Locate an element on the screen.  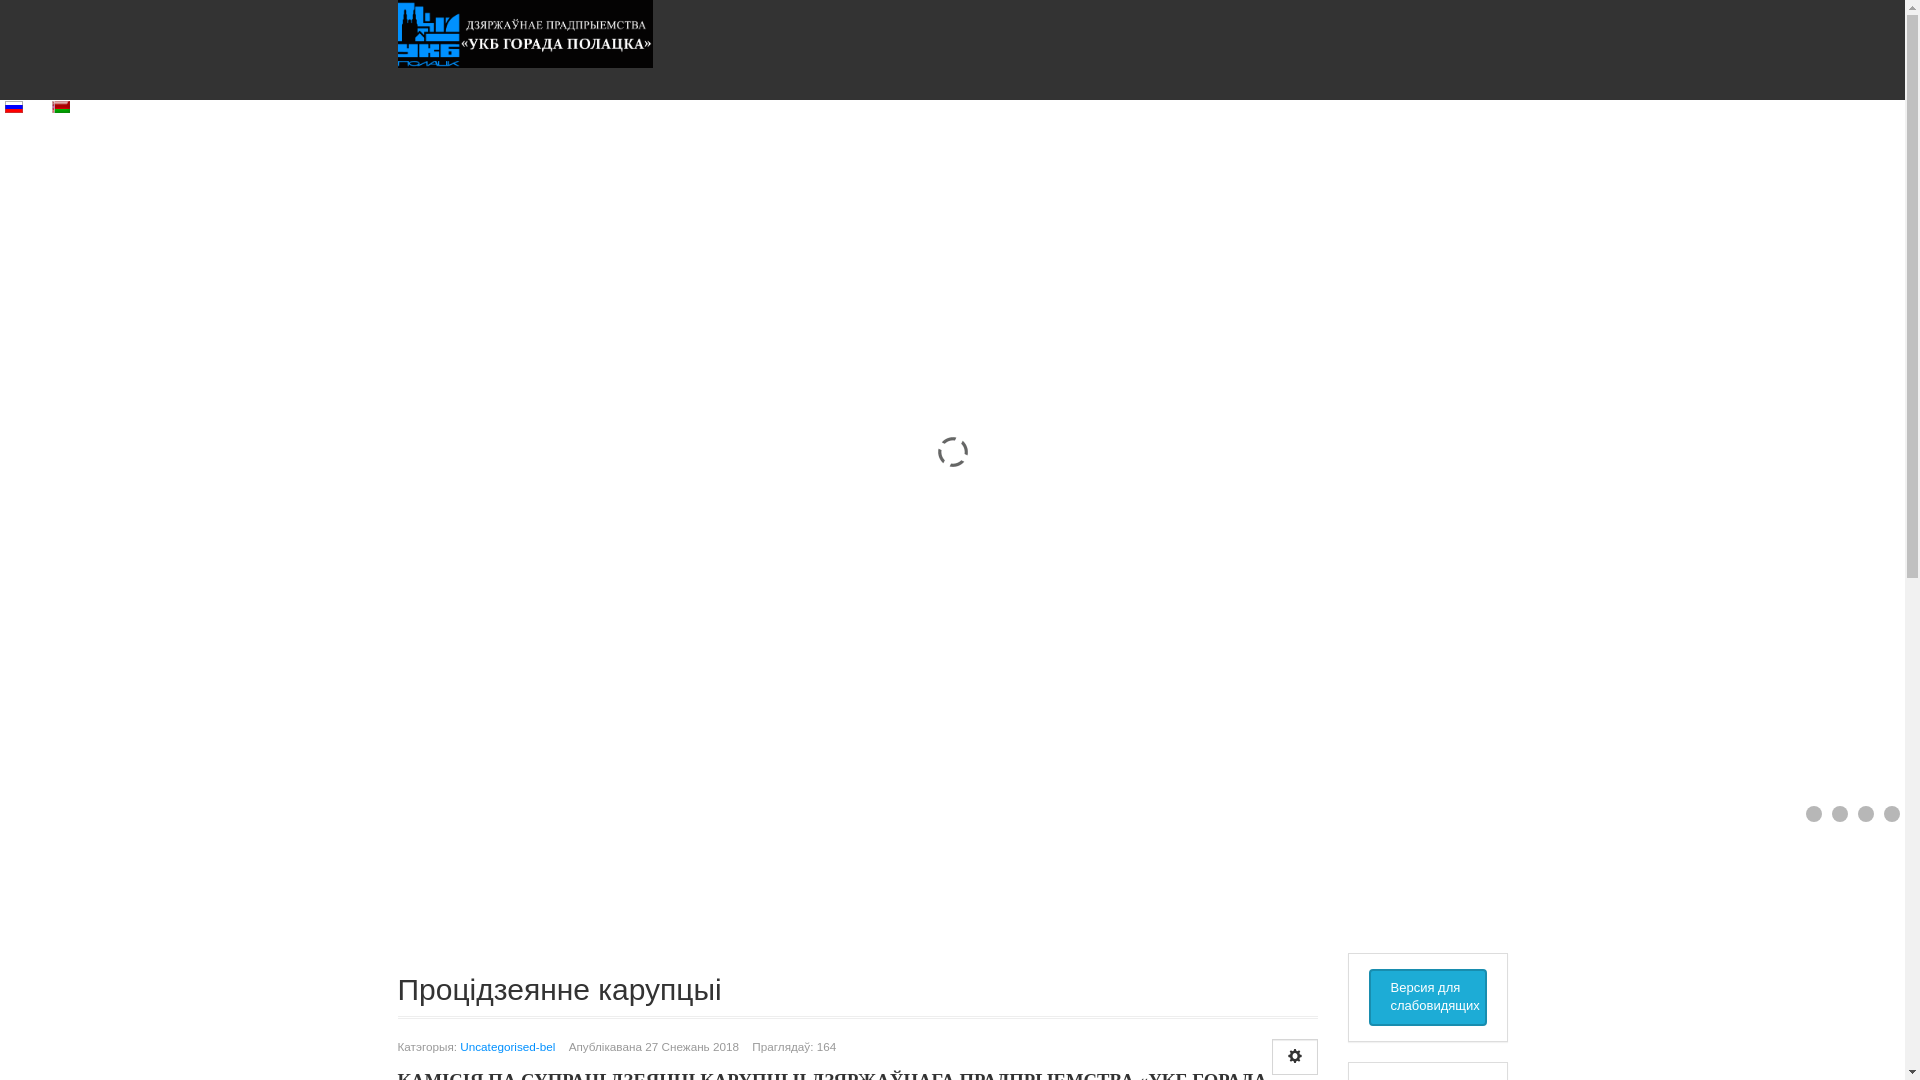
'Uncategorised-bel' is located at coordinates (507, 1045).